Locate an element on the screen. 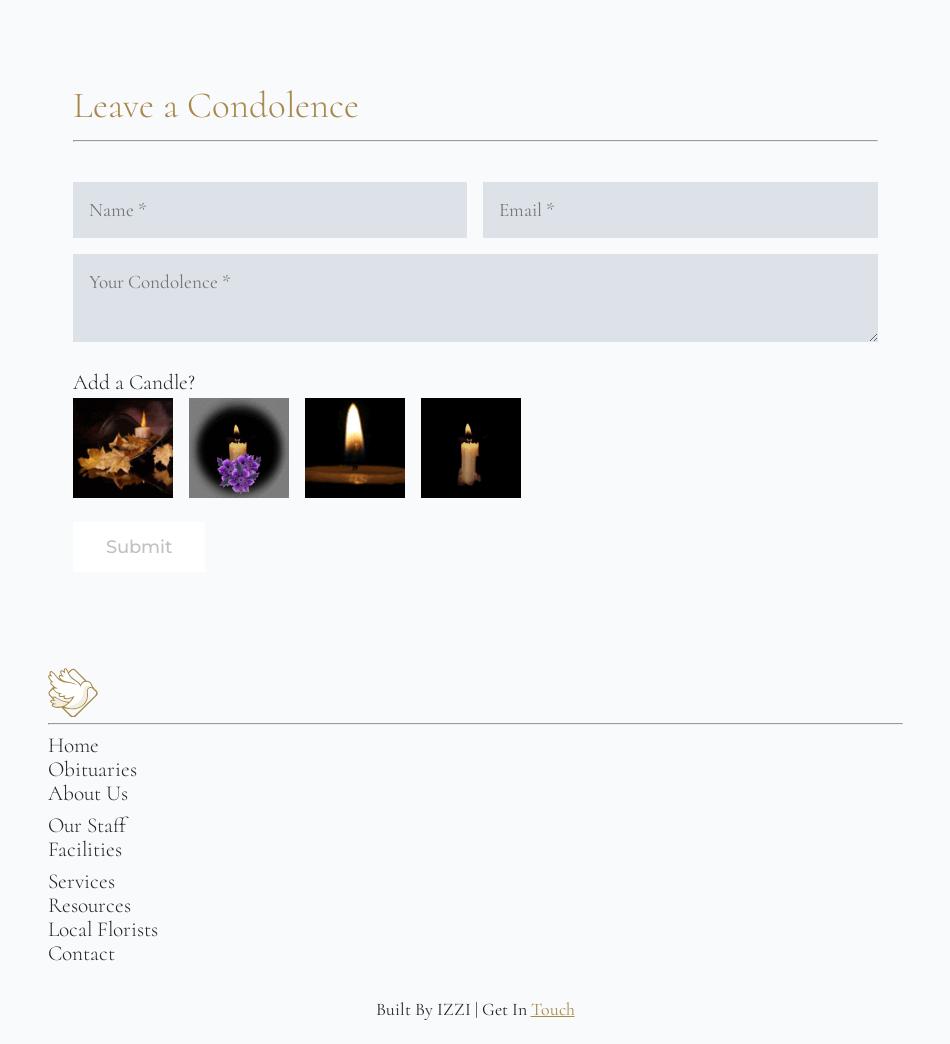  'About Us' is located at coordinates (87, 792).